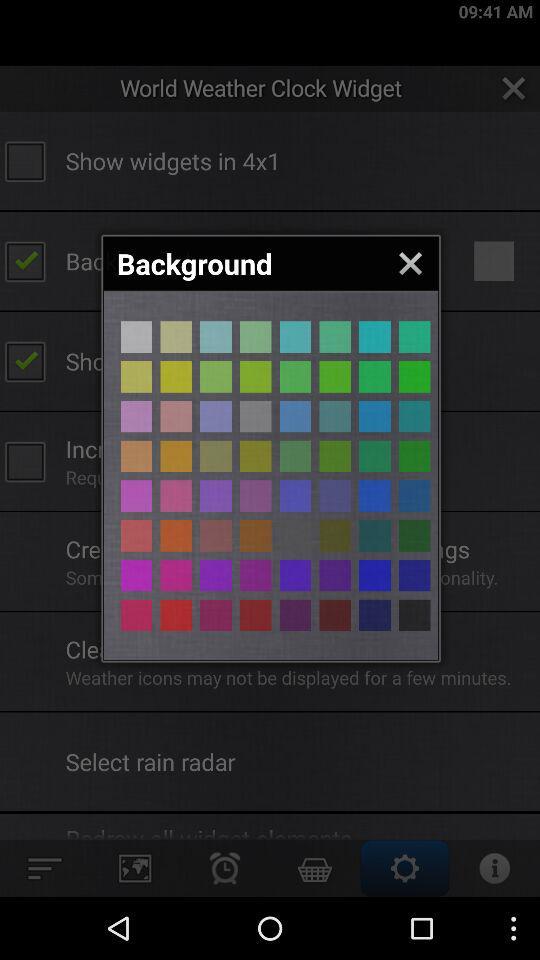 This screenshot has width=540, height=960. I want to click on background color picker, so click(215, 575).